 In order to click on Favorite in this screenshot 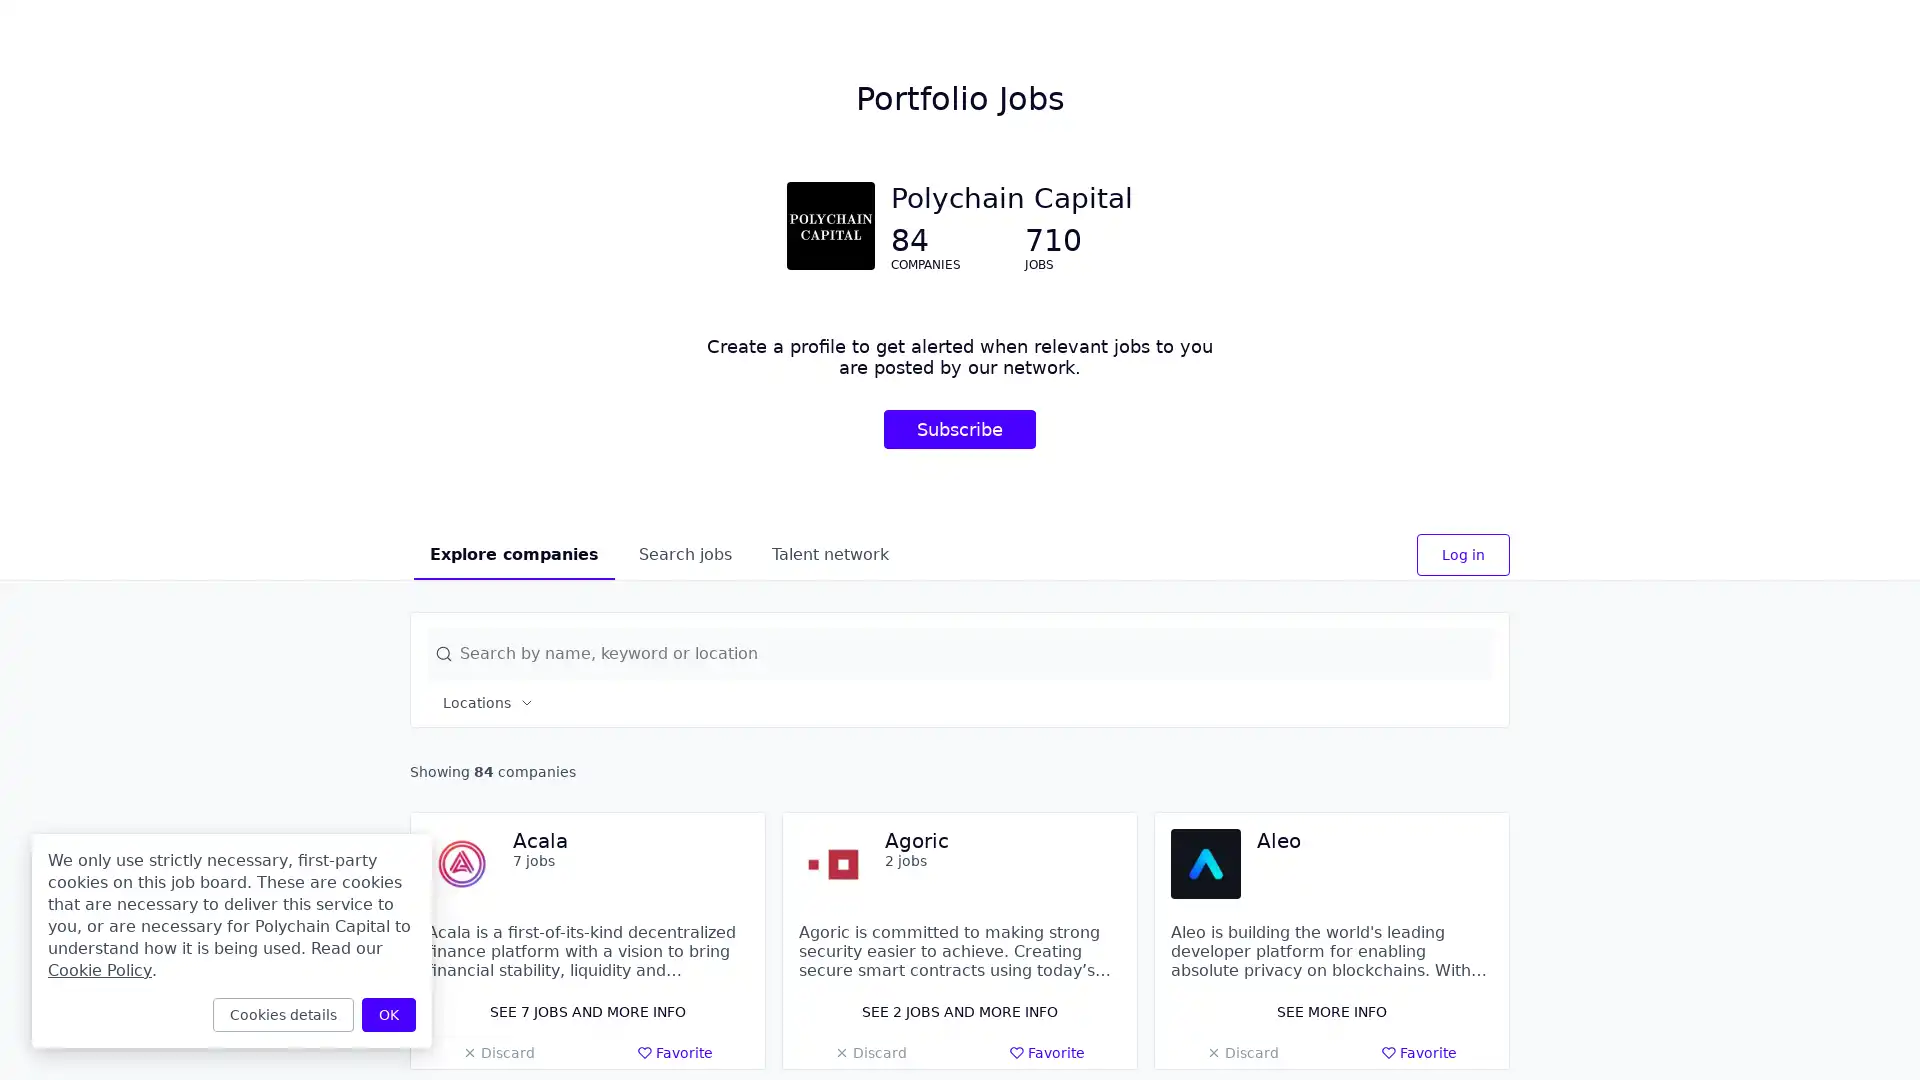, I will do `click(1418, 1052)`.